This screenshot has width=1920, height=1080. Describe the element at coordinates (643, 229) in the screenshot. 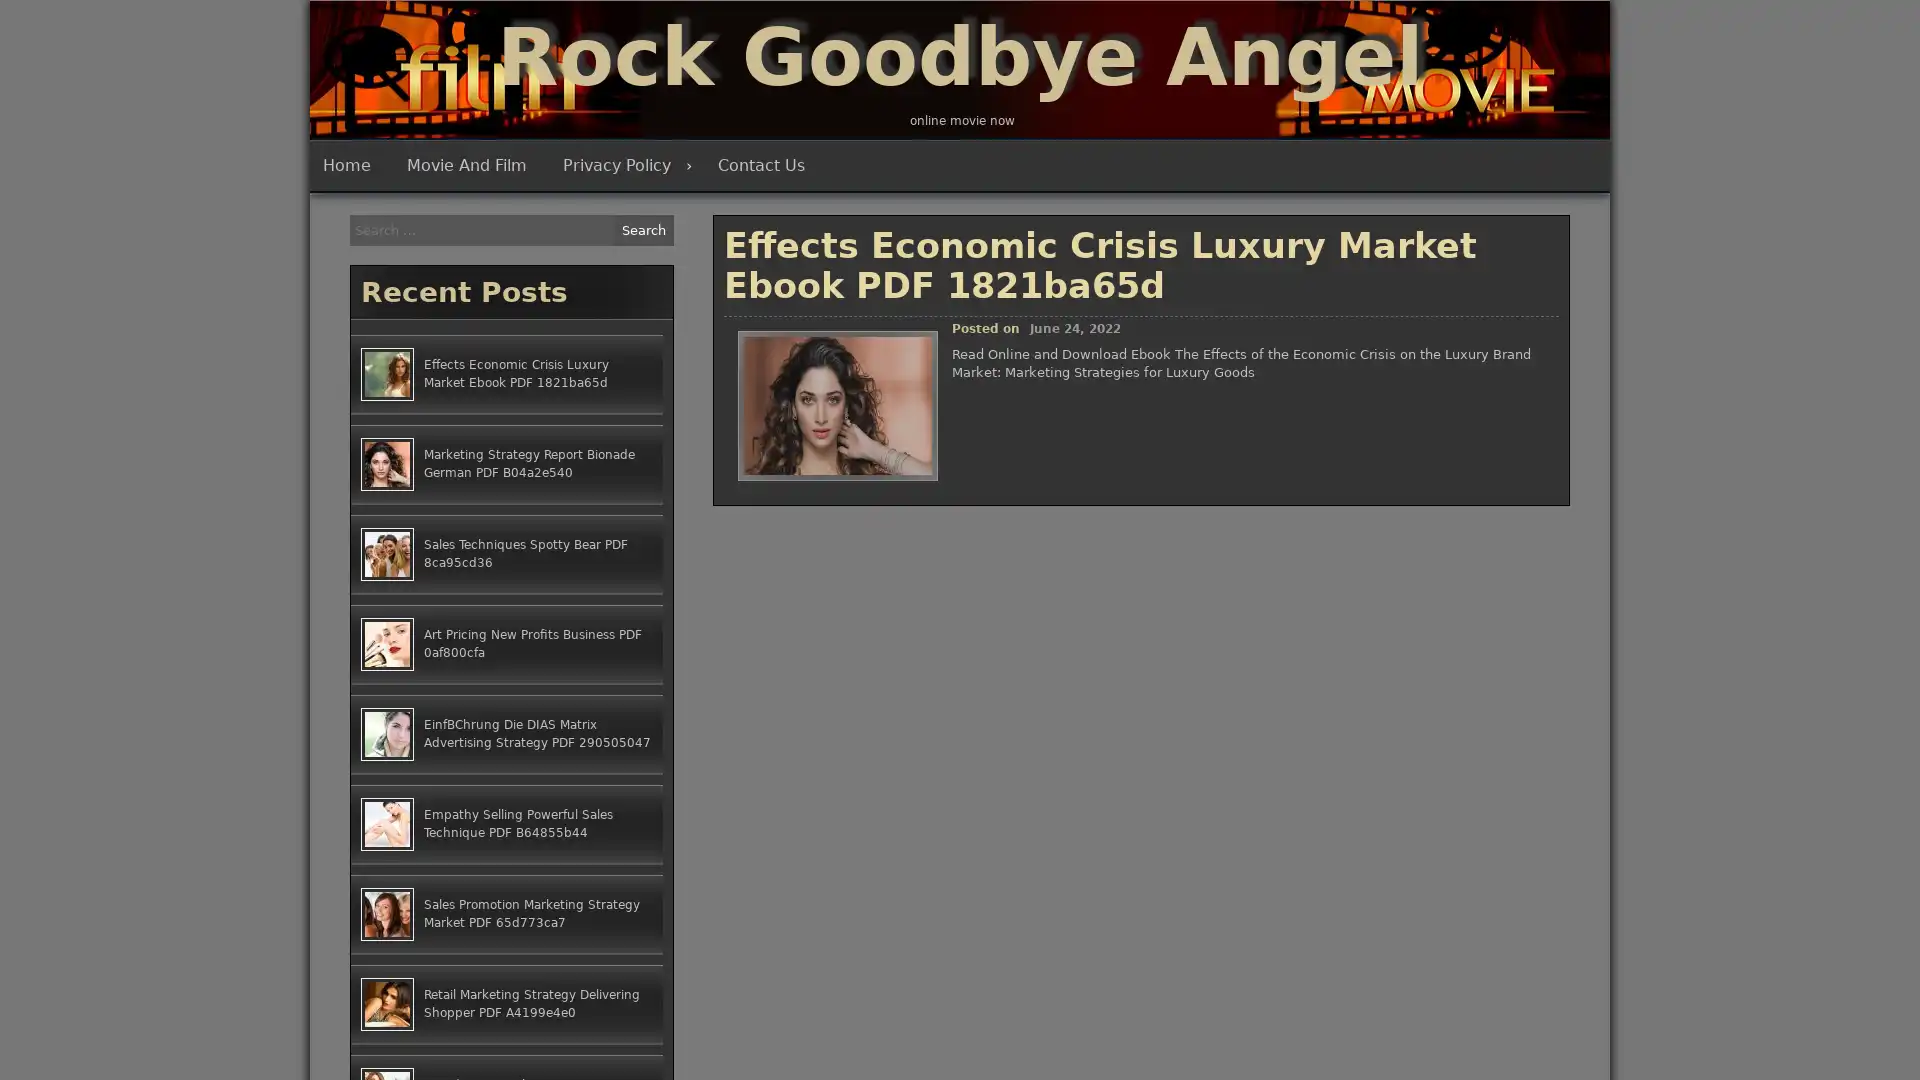

I see `Search` at that location.